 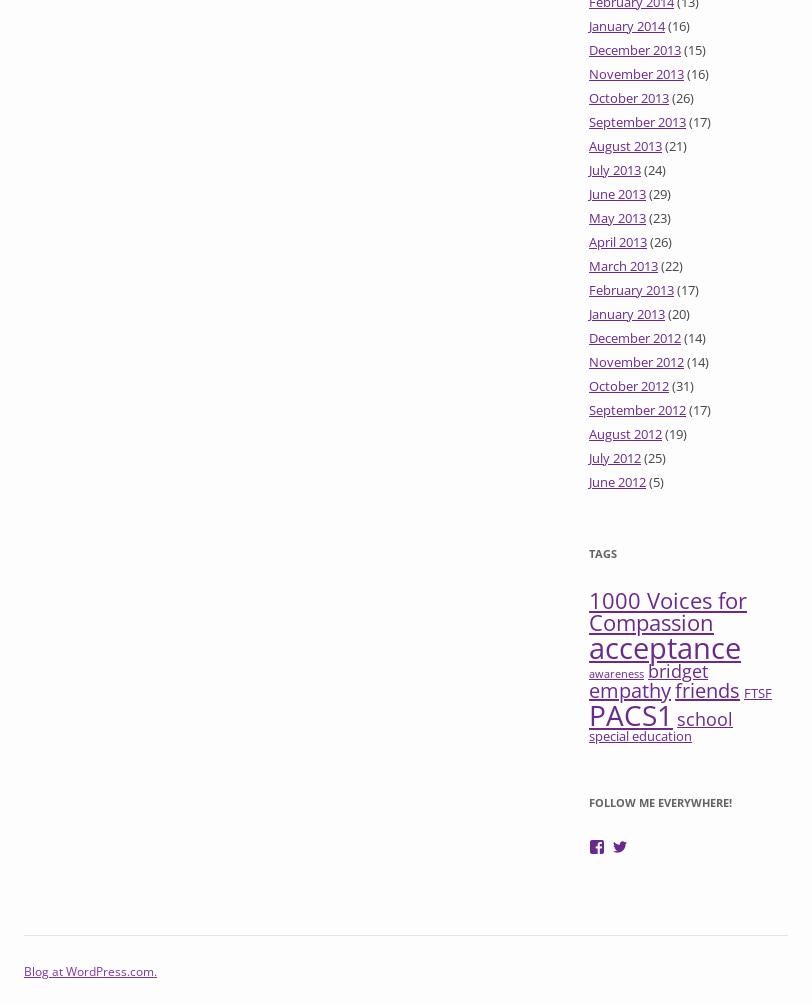 What do you see at coordinates (636, 73) in the screenshot?
I see `'November 2013'` at bounding box center [636, 73].